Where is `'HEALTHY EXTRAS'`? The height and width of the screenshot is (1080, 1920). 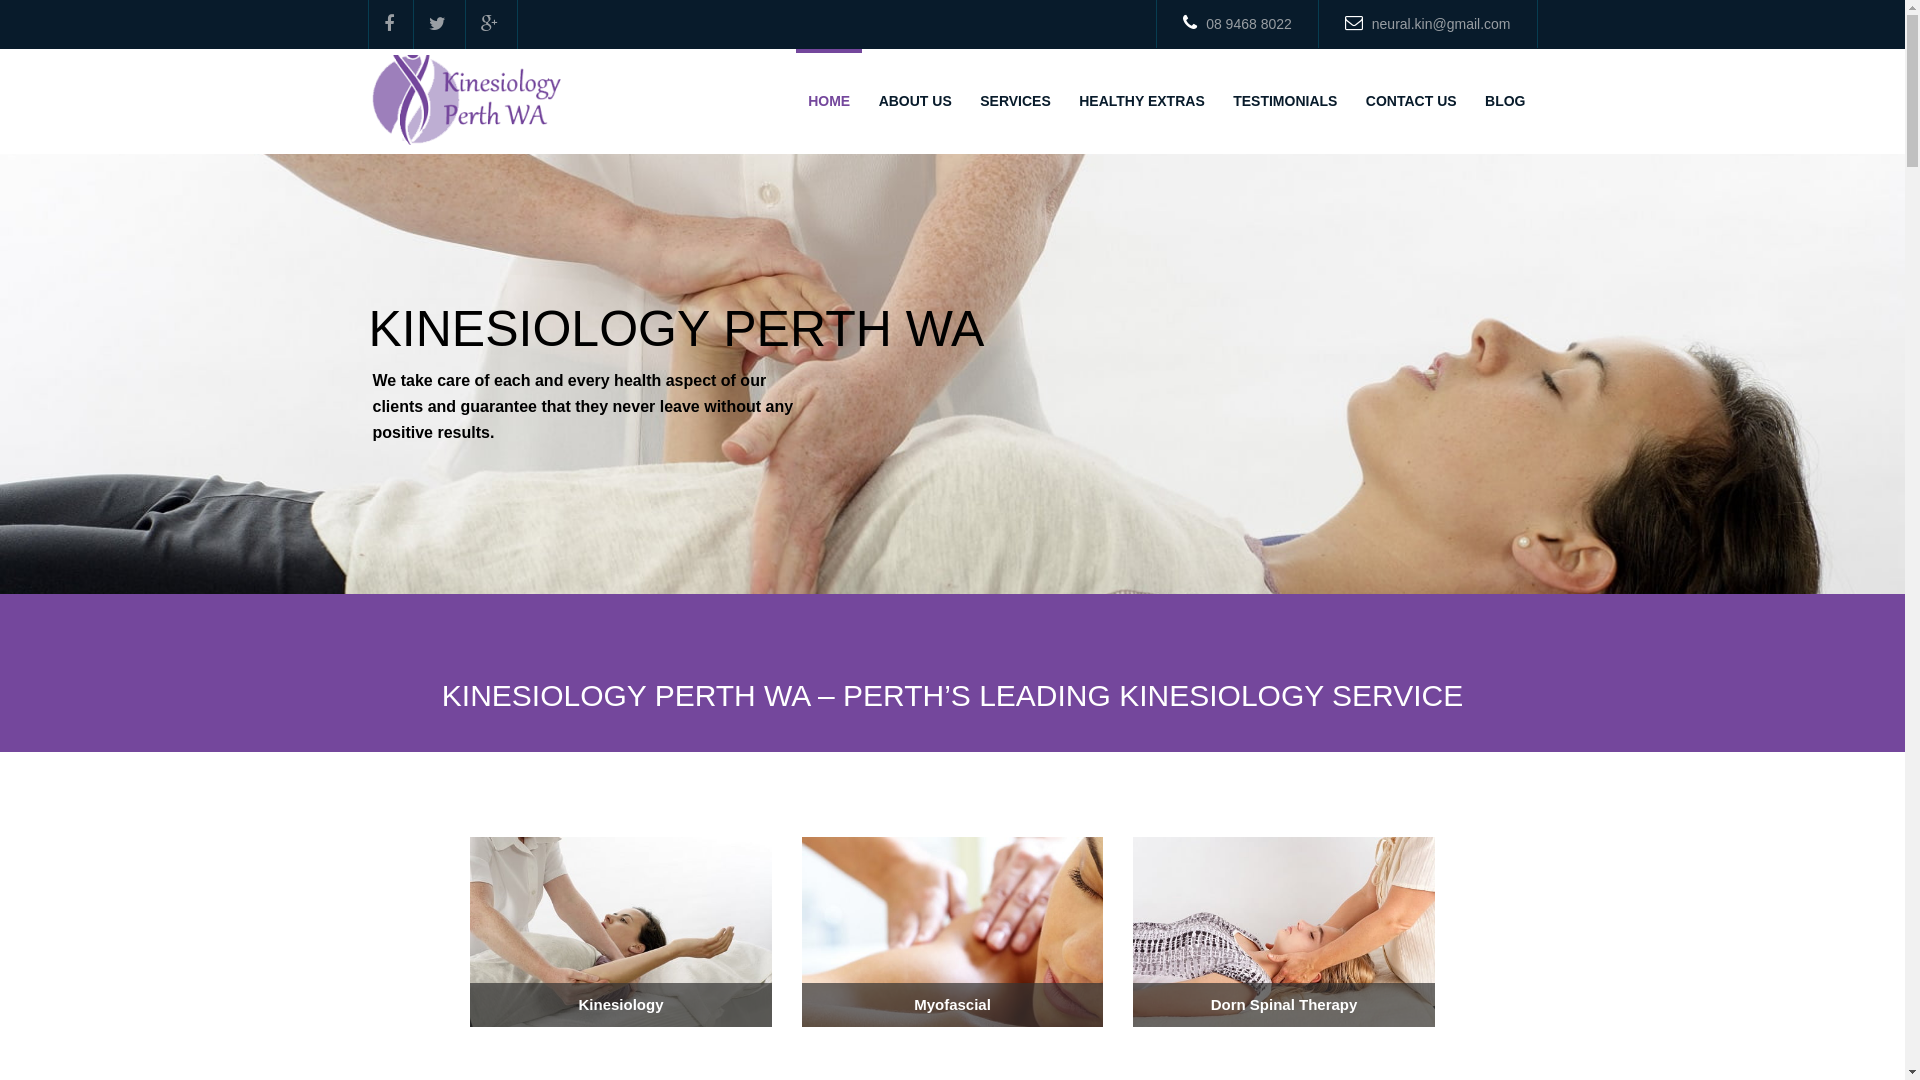
'HEALTHY EXTRAS' is located at coordinates (1142, 101).